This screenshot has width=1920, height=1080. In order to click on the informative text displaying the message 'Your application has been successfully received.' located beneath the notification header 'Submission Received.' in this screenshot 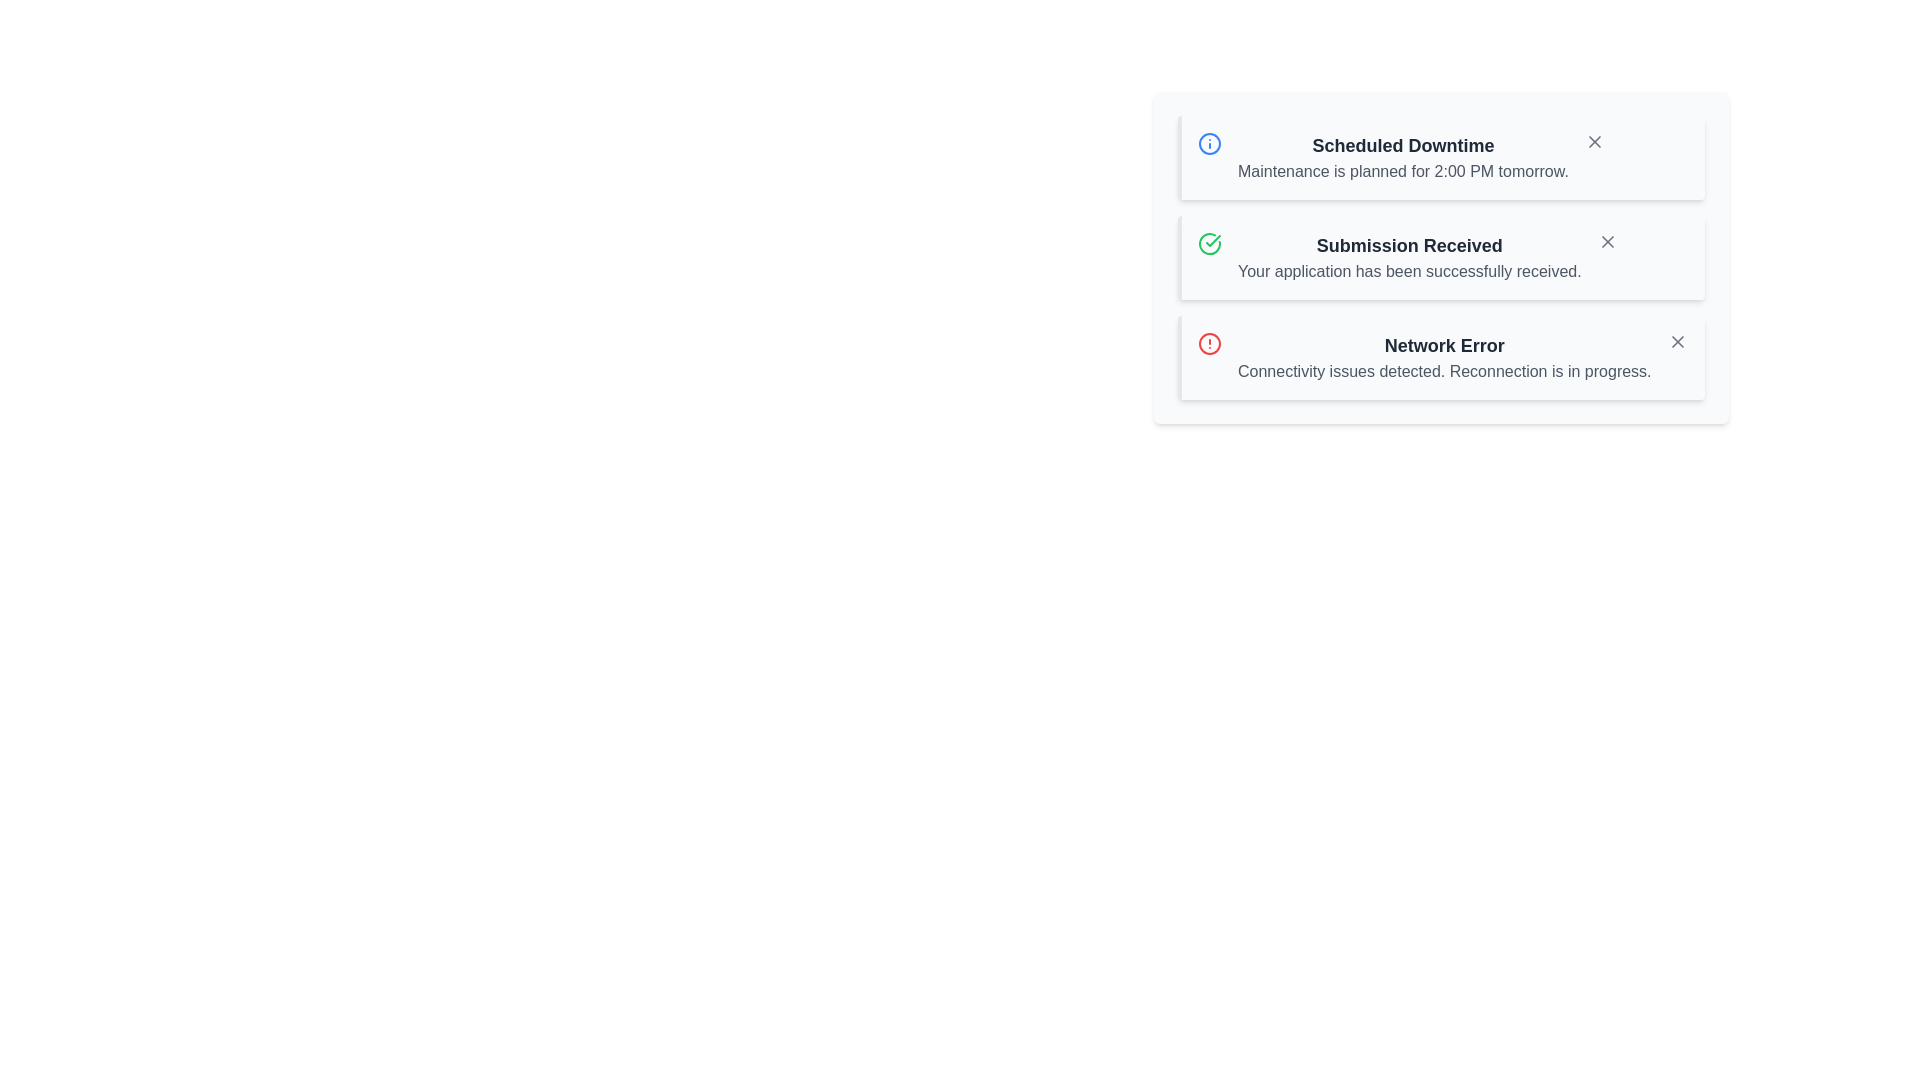, I will do `click(1408, 272)`.